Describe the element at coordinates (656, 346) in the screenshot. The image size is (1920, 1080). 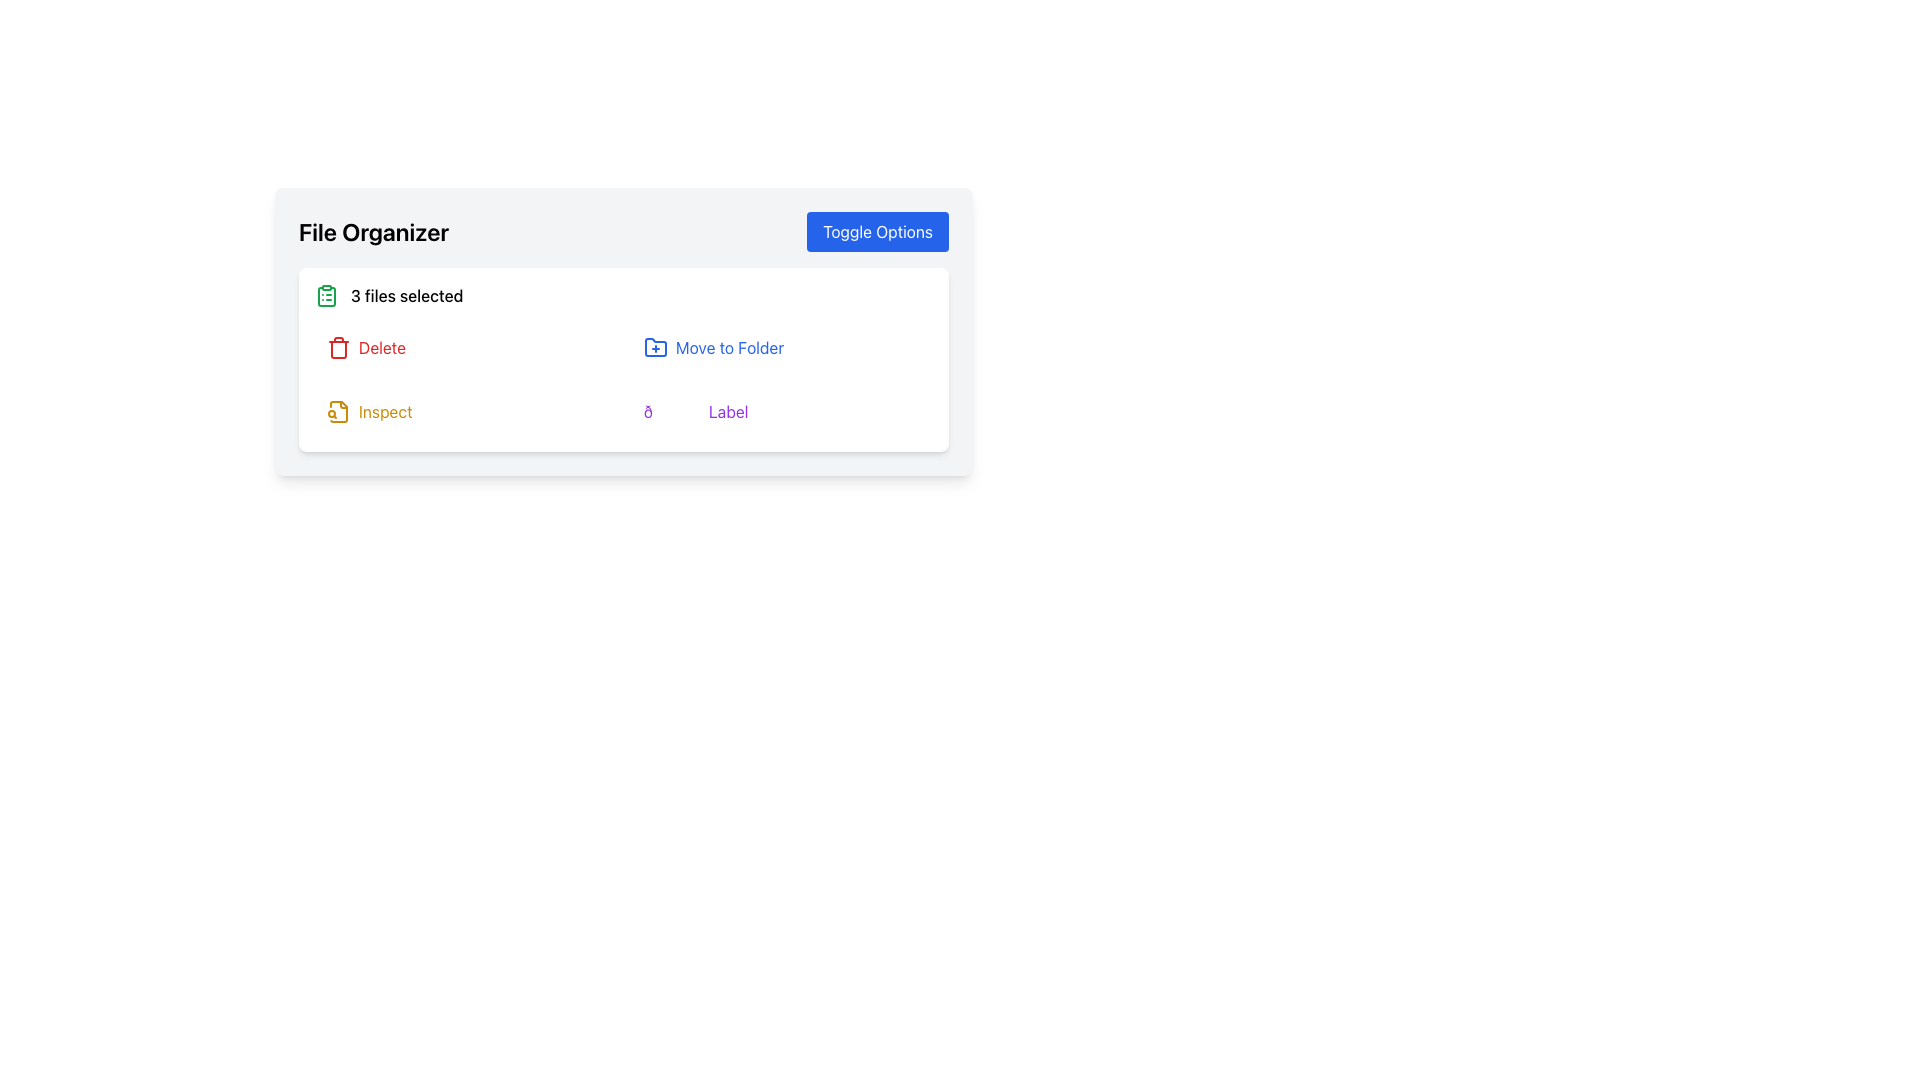
I see `the background of the third folder icon in the second row of the grid, which has a blue outline and is located next to the 'Delete' icon and text` at that location.